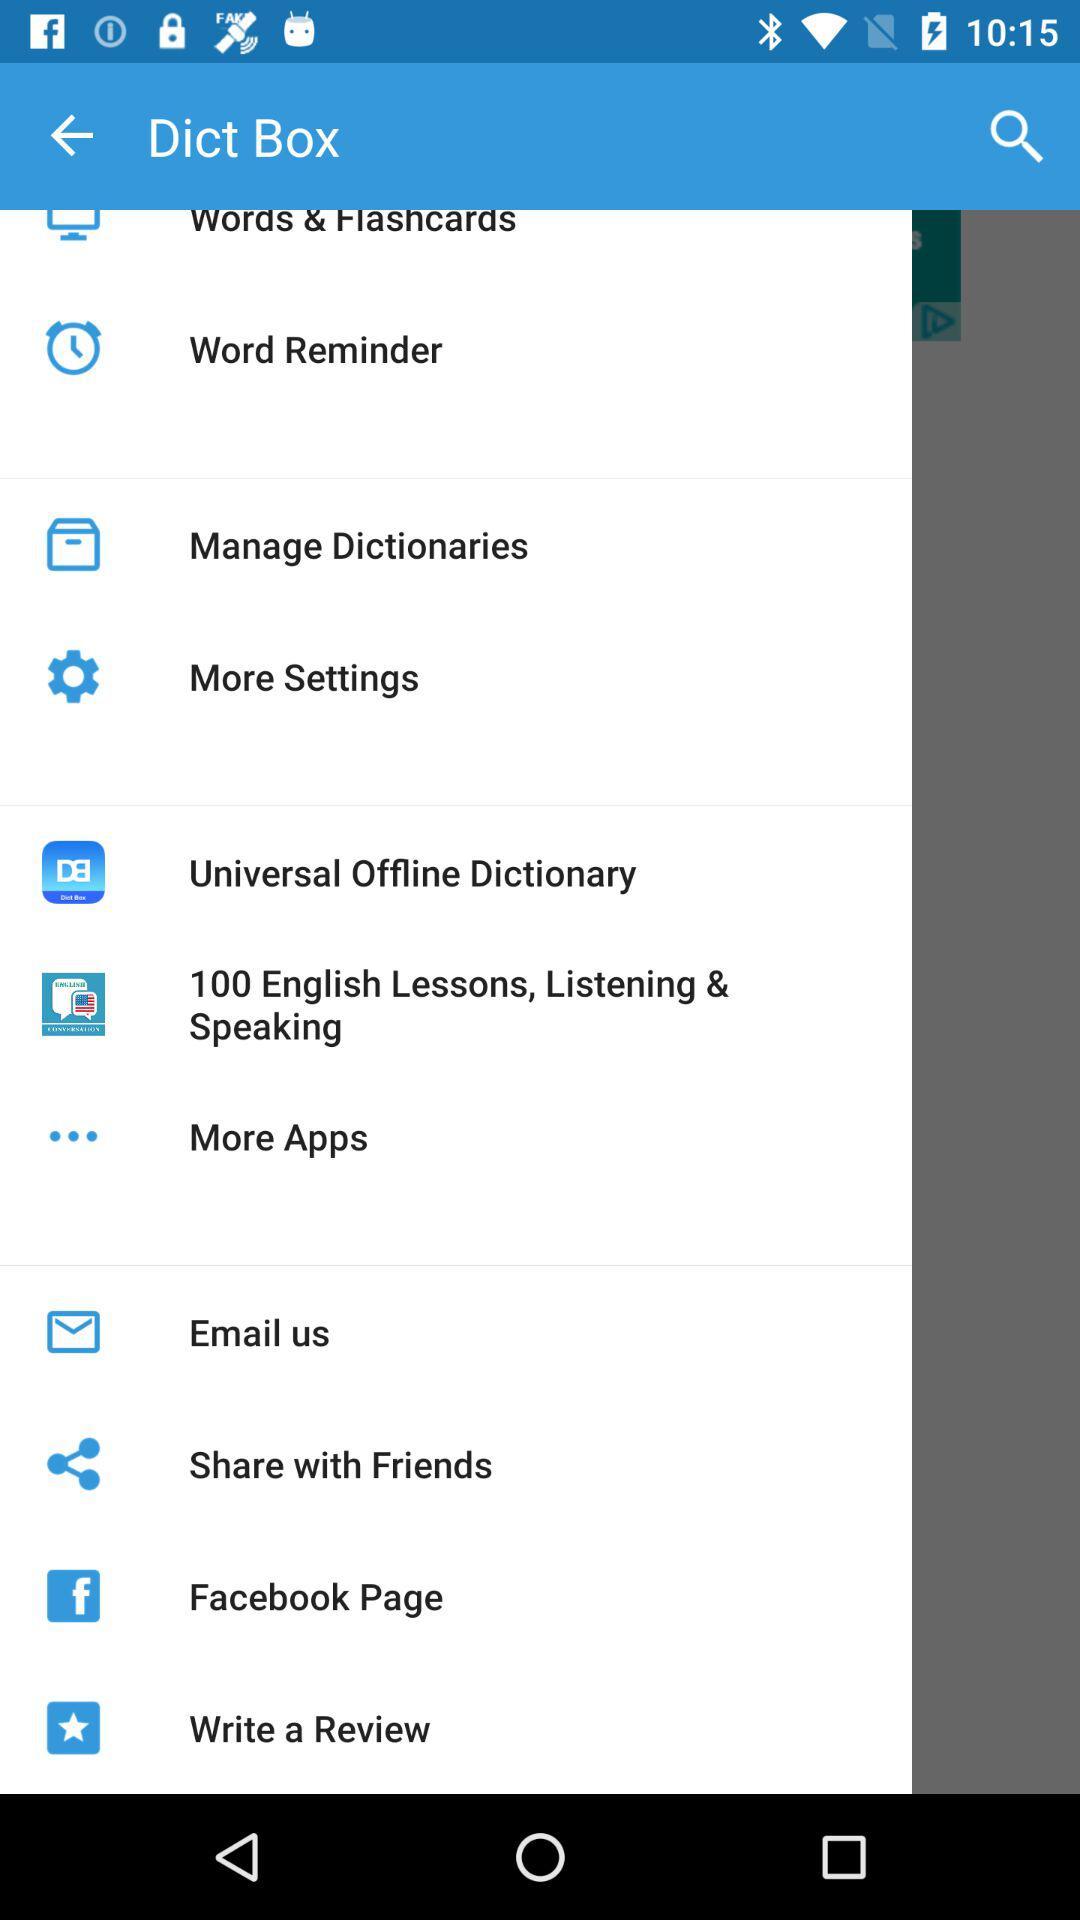 This screenshot has height=1920, width=1080. I want to click on the app above word reminder icon, so click(351, 239).